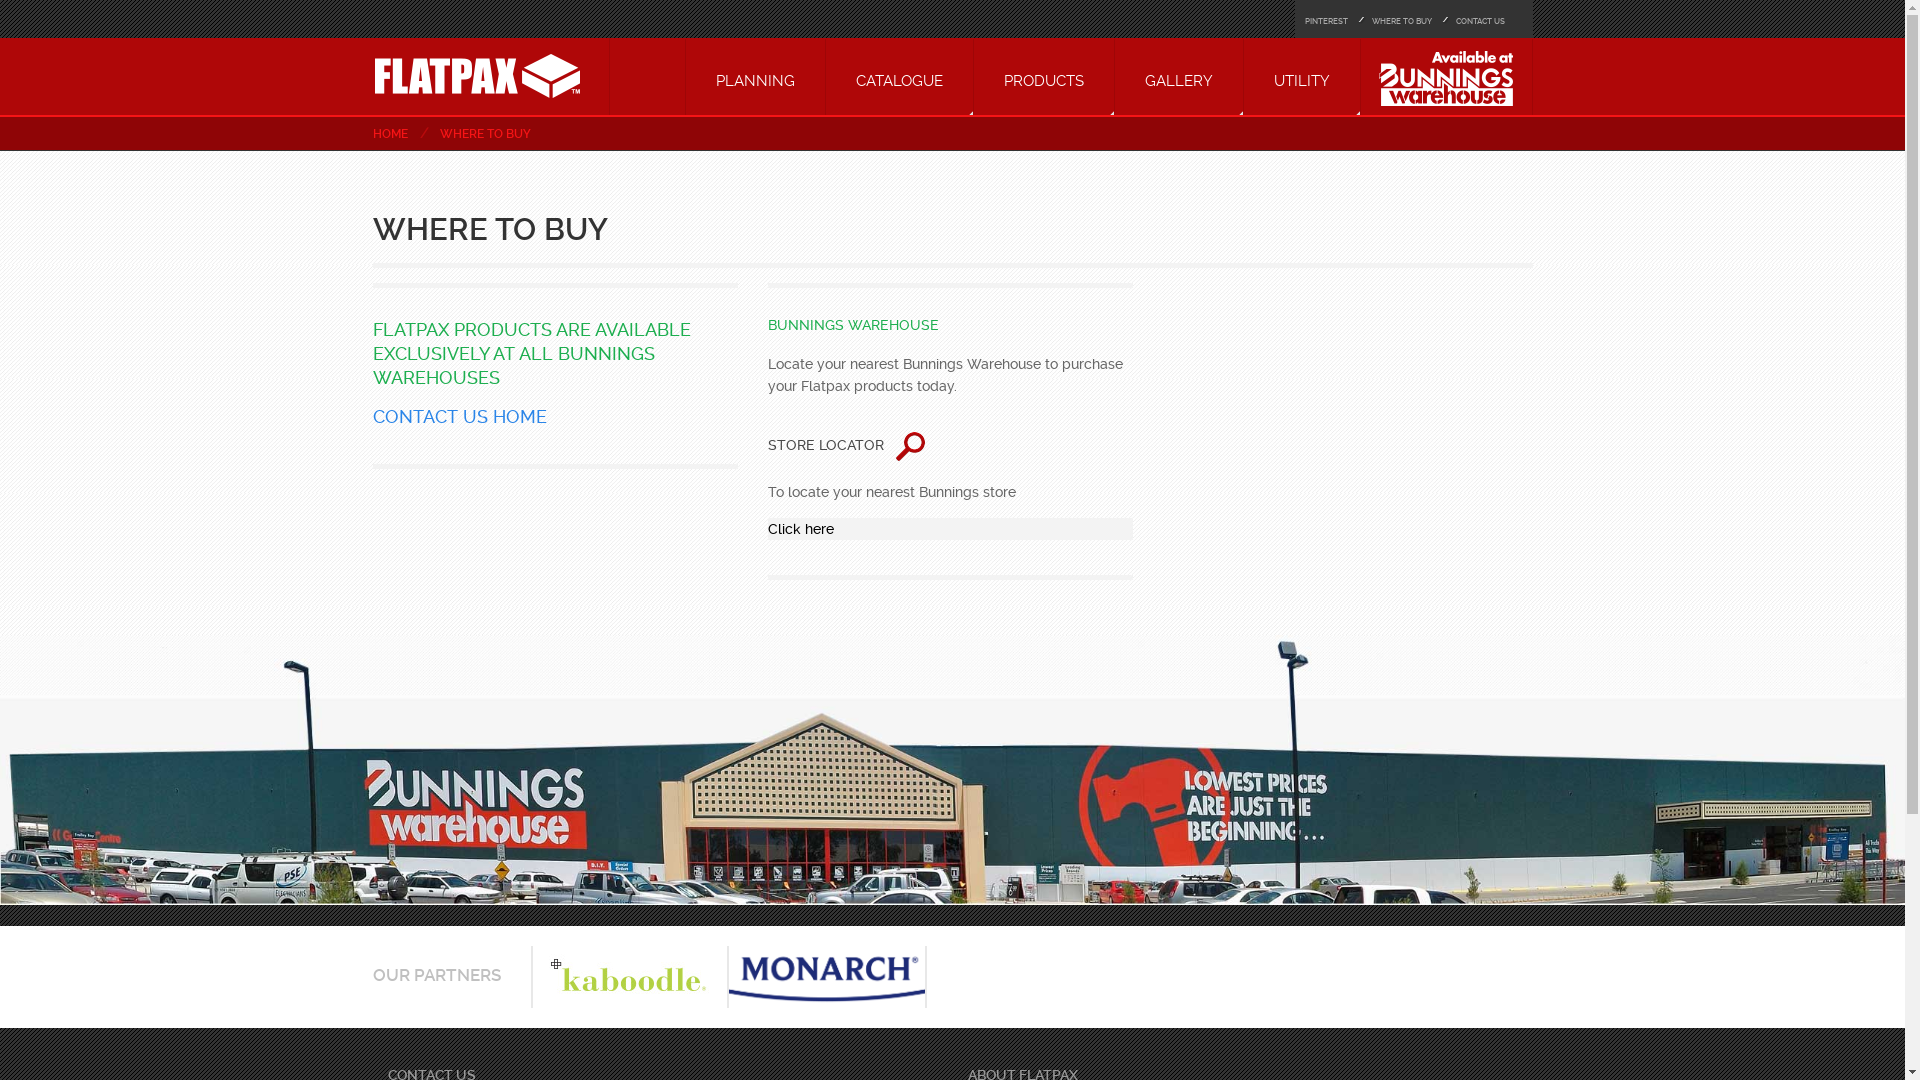 The width and height of the screenshot is (1920, 1080). I want to click on 'PINTEREST', so click(1325, 21).